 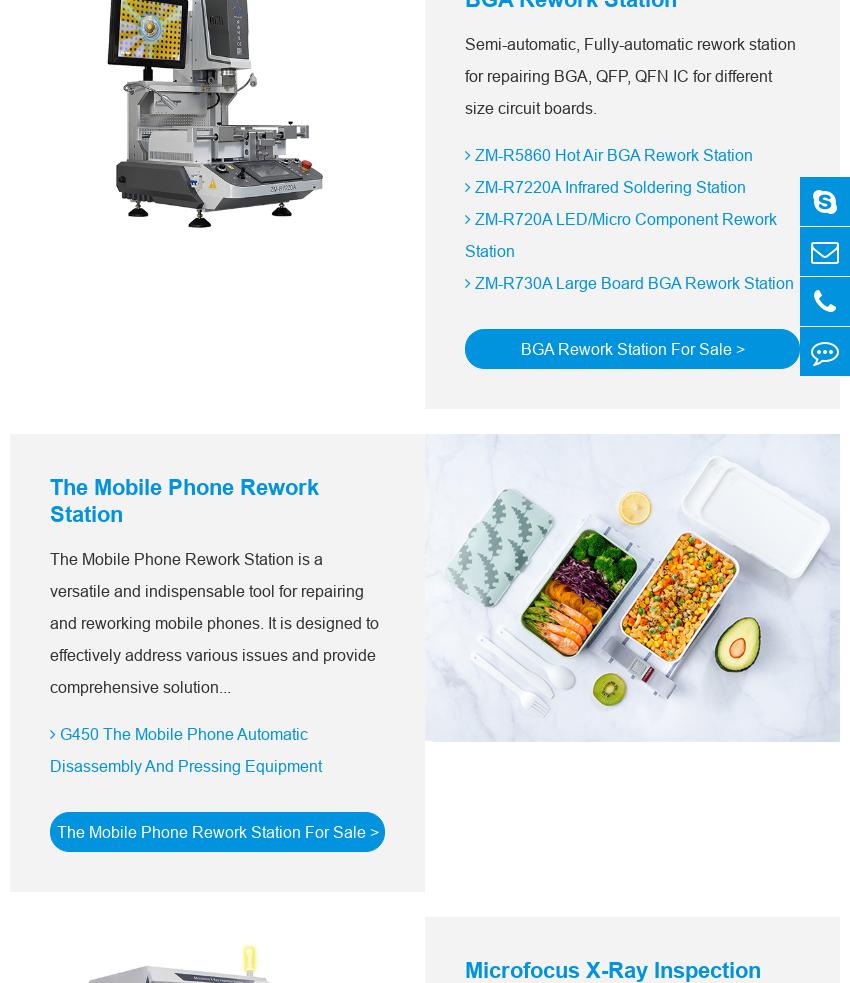 I want to click on 'The Mobile Phone Rework Station For Sale >', so click(x=217, y=832).